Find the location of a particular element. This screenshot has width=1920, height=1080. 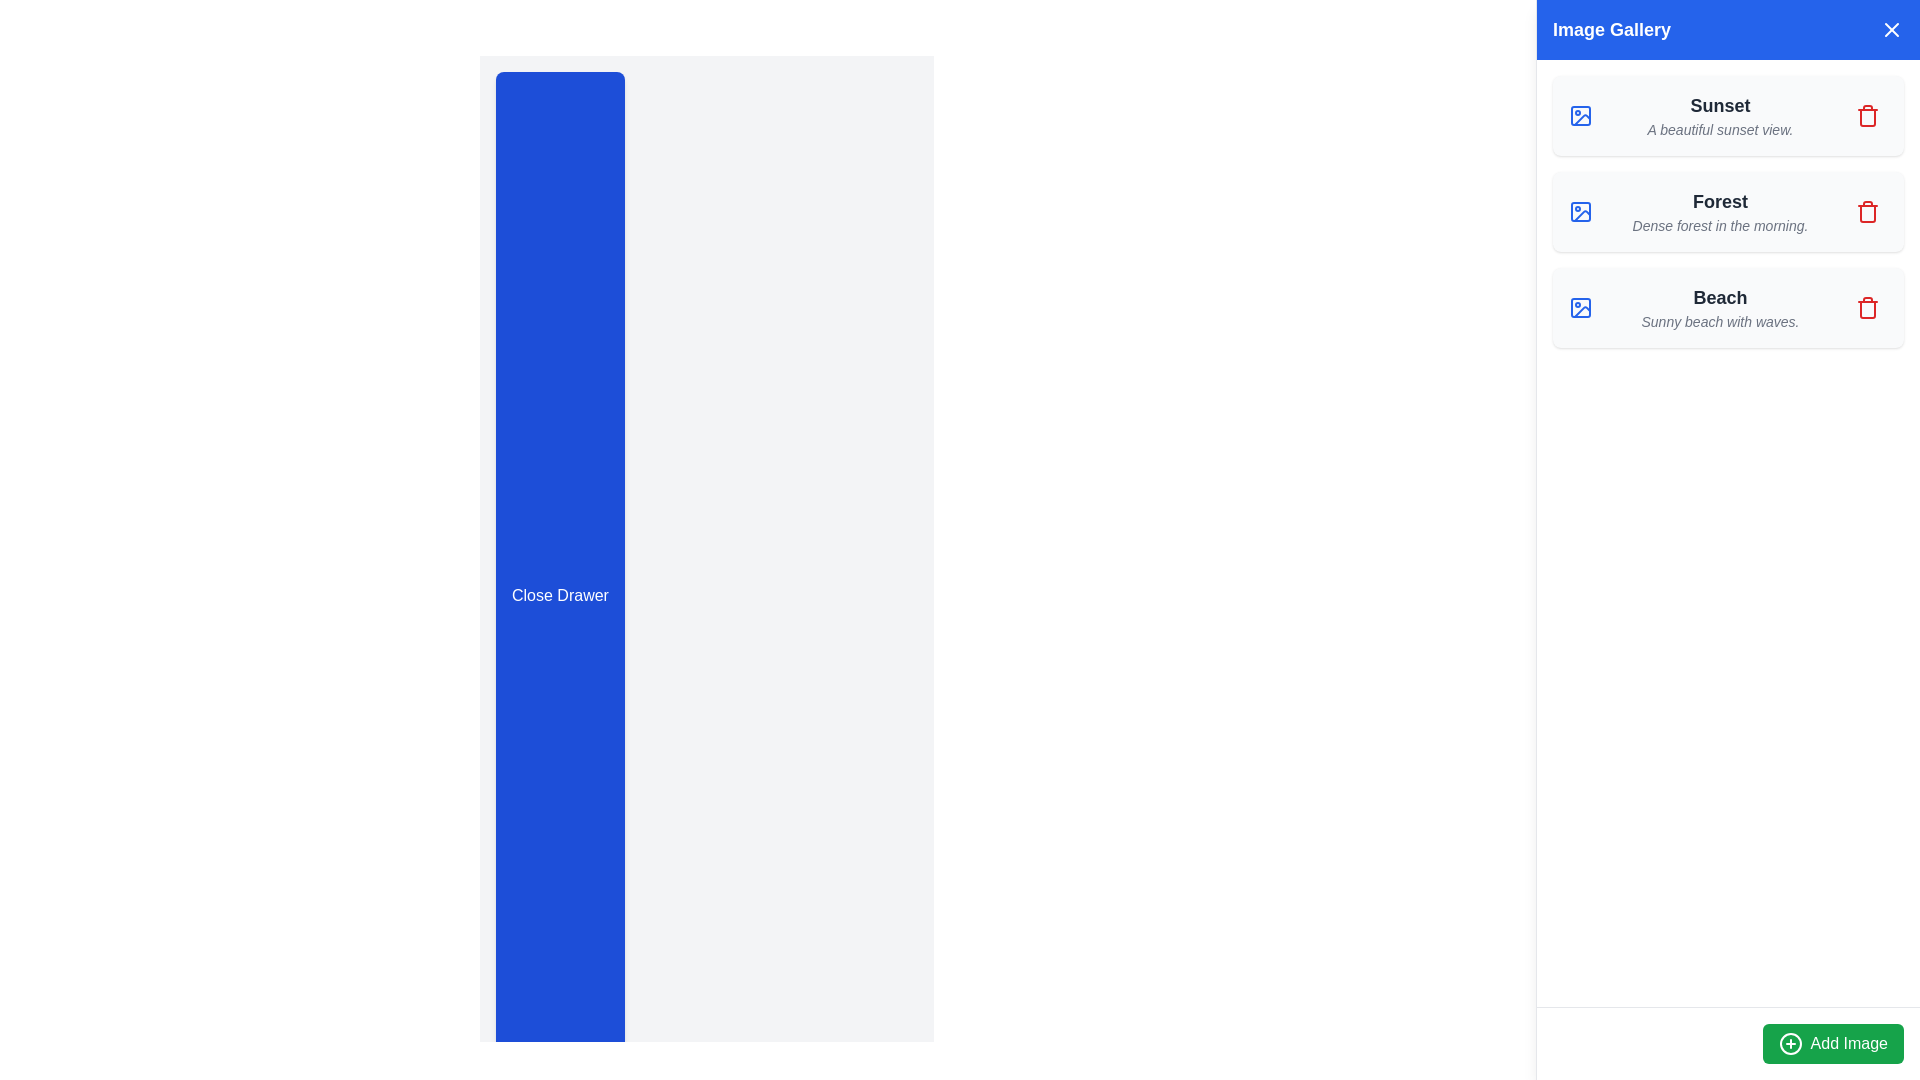

the close icon button resembling an 'X' located in the top-right corner of the 'Image Gallery' panel is located at coordinates (1890, 30).